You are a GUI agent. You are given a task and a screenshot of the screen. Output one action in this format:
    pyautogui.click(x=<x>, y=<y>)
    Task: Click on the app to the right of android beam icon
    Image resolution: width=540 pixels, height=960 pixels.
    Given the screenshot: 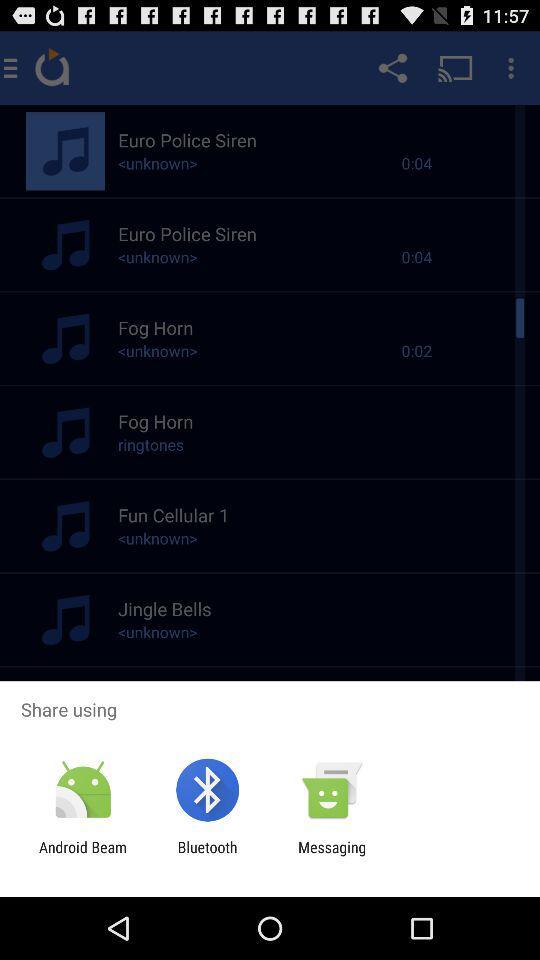 What is the action you would take?
    pyautogui.click(x=206, y=855)
    